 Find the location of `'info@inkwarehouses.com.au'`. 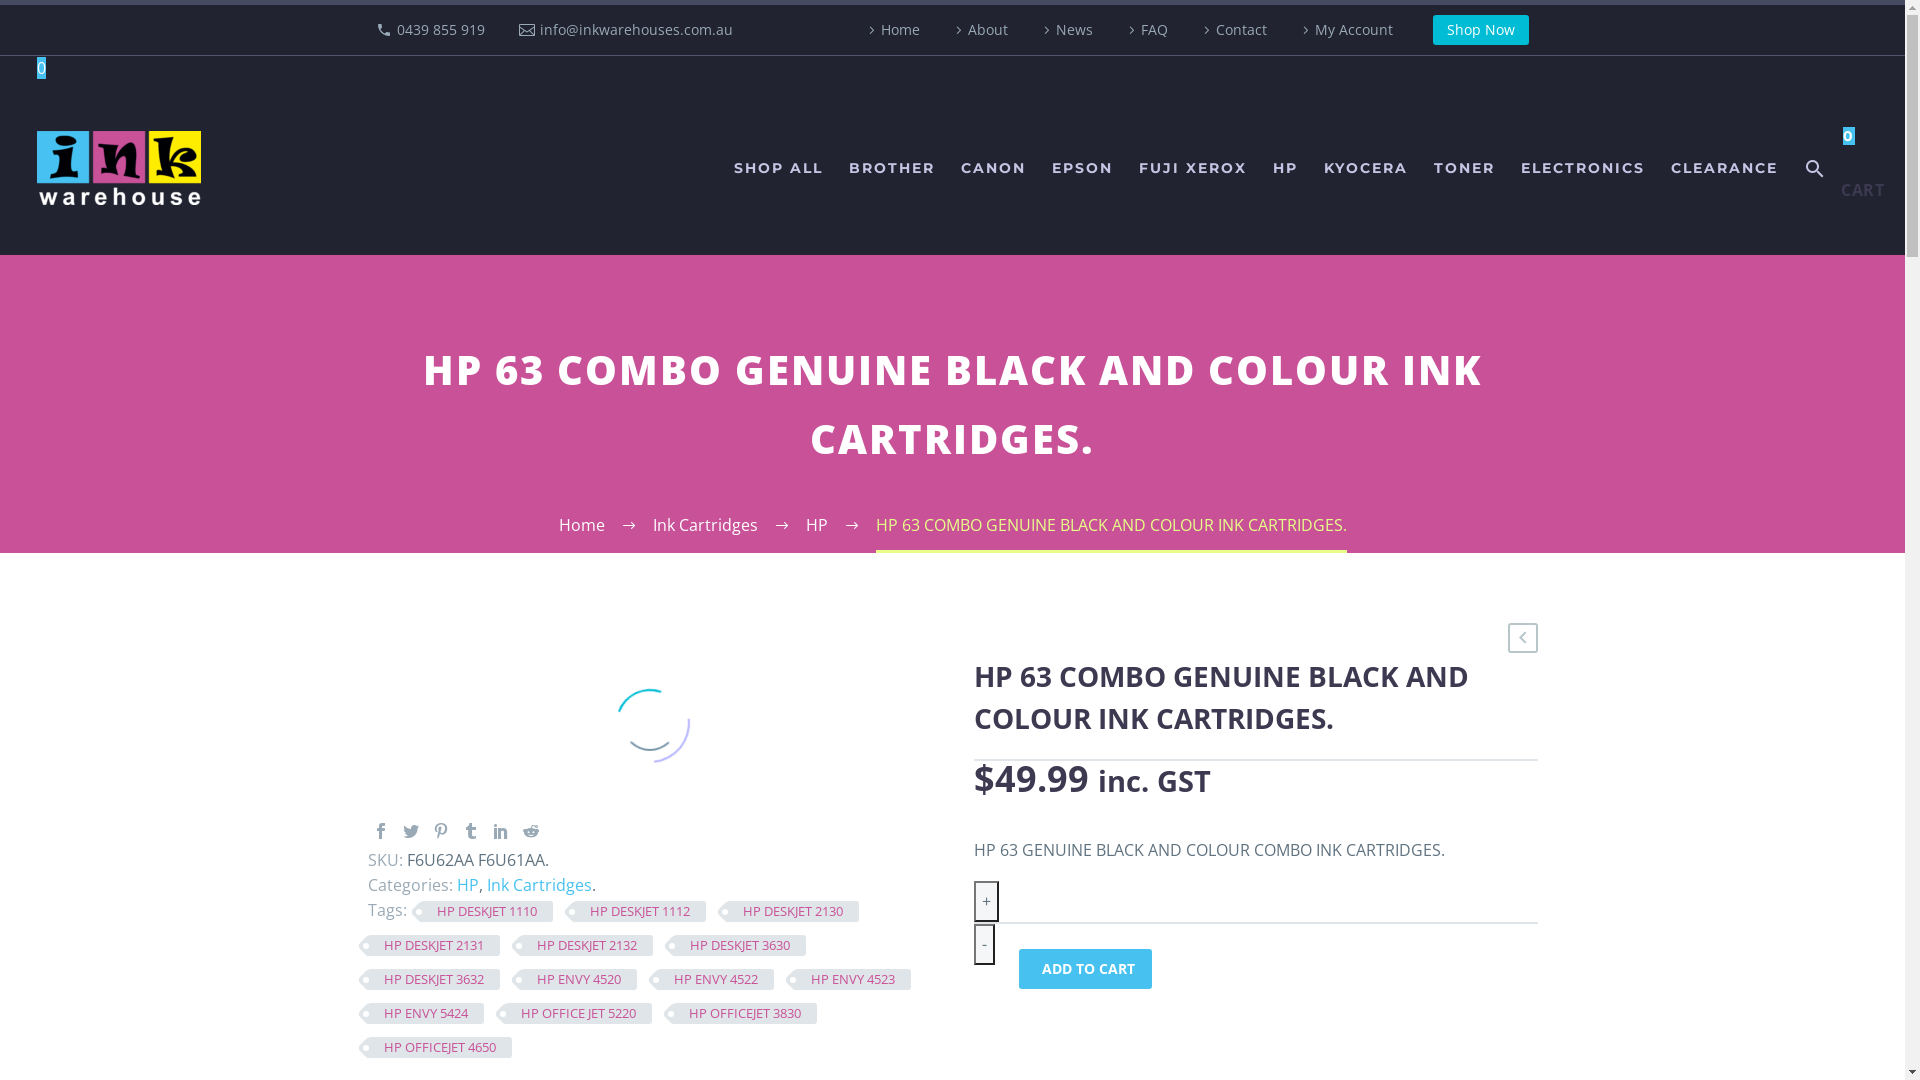

'info@inkwarehouses.com.au' is located at coordinates (635, 29).